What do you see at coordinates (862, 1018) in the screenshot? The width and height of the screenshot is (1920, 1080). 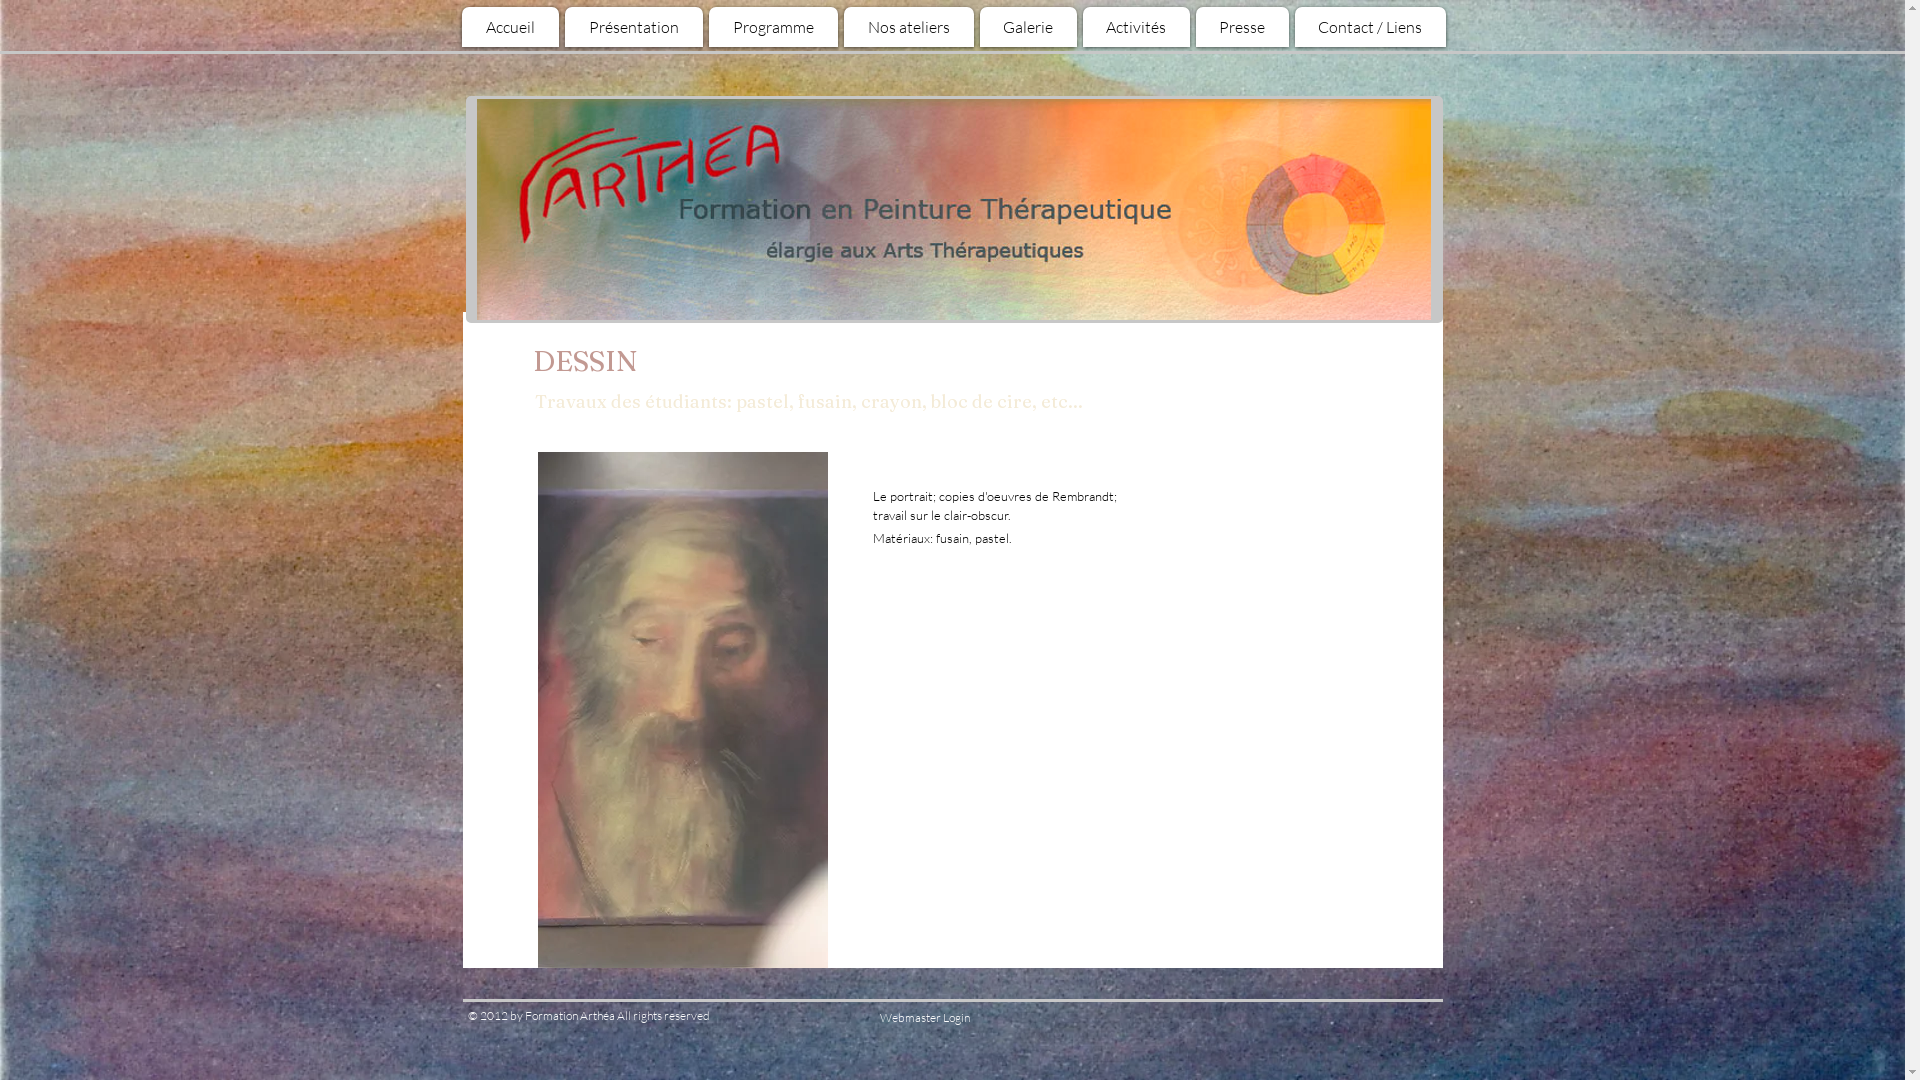 I see `'Webmaster Login'` at bounding box center [862, 1018].